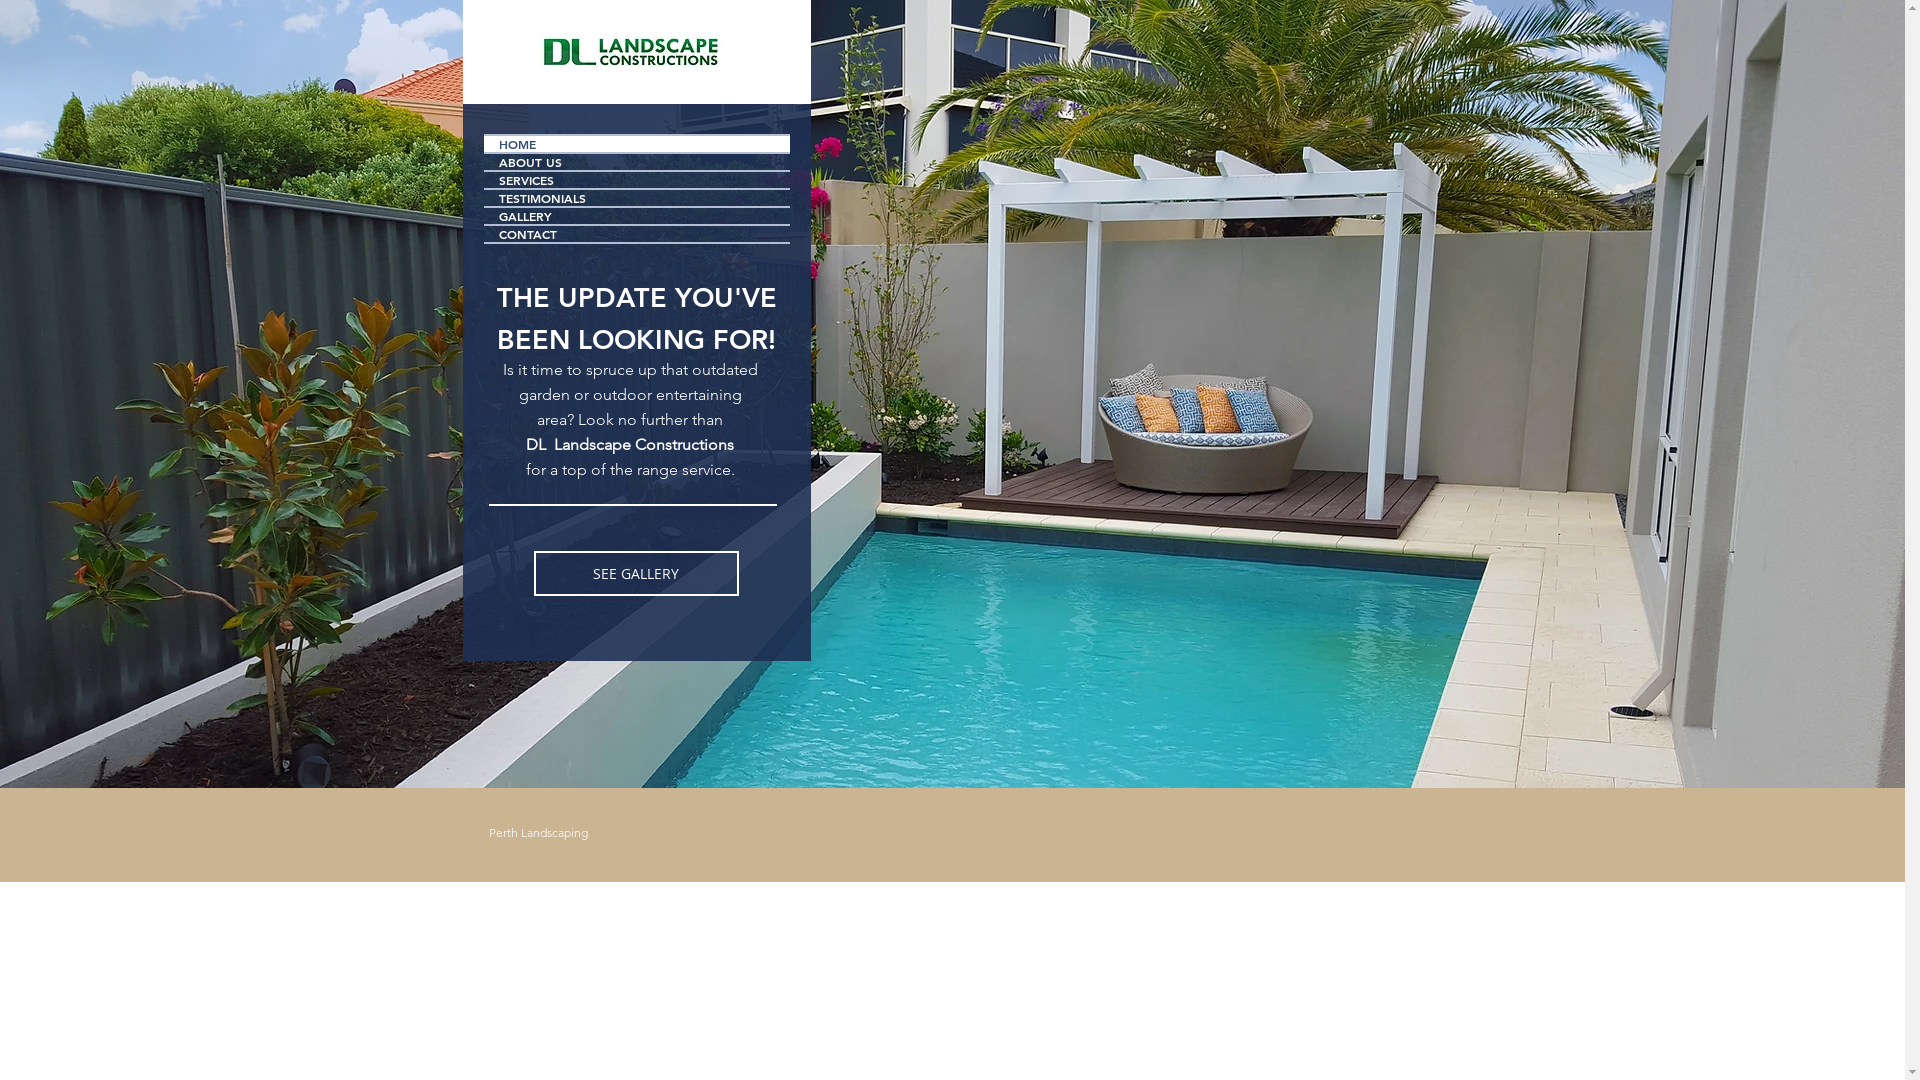 This screenshot has width=1920, height=1080. What do you see at coordinates (636, 233) in the screenshot?
I see `'CONTACT'` at bounding box center [636, 233].